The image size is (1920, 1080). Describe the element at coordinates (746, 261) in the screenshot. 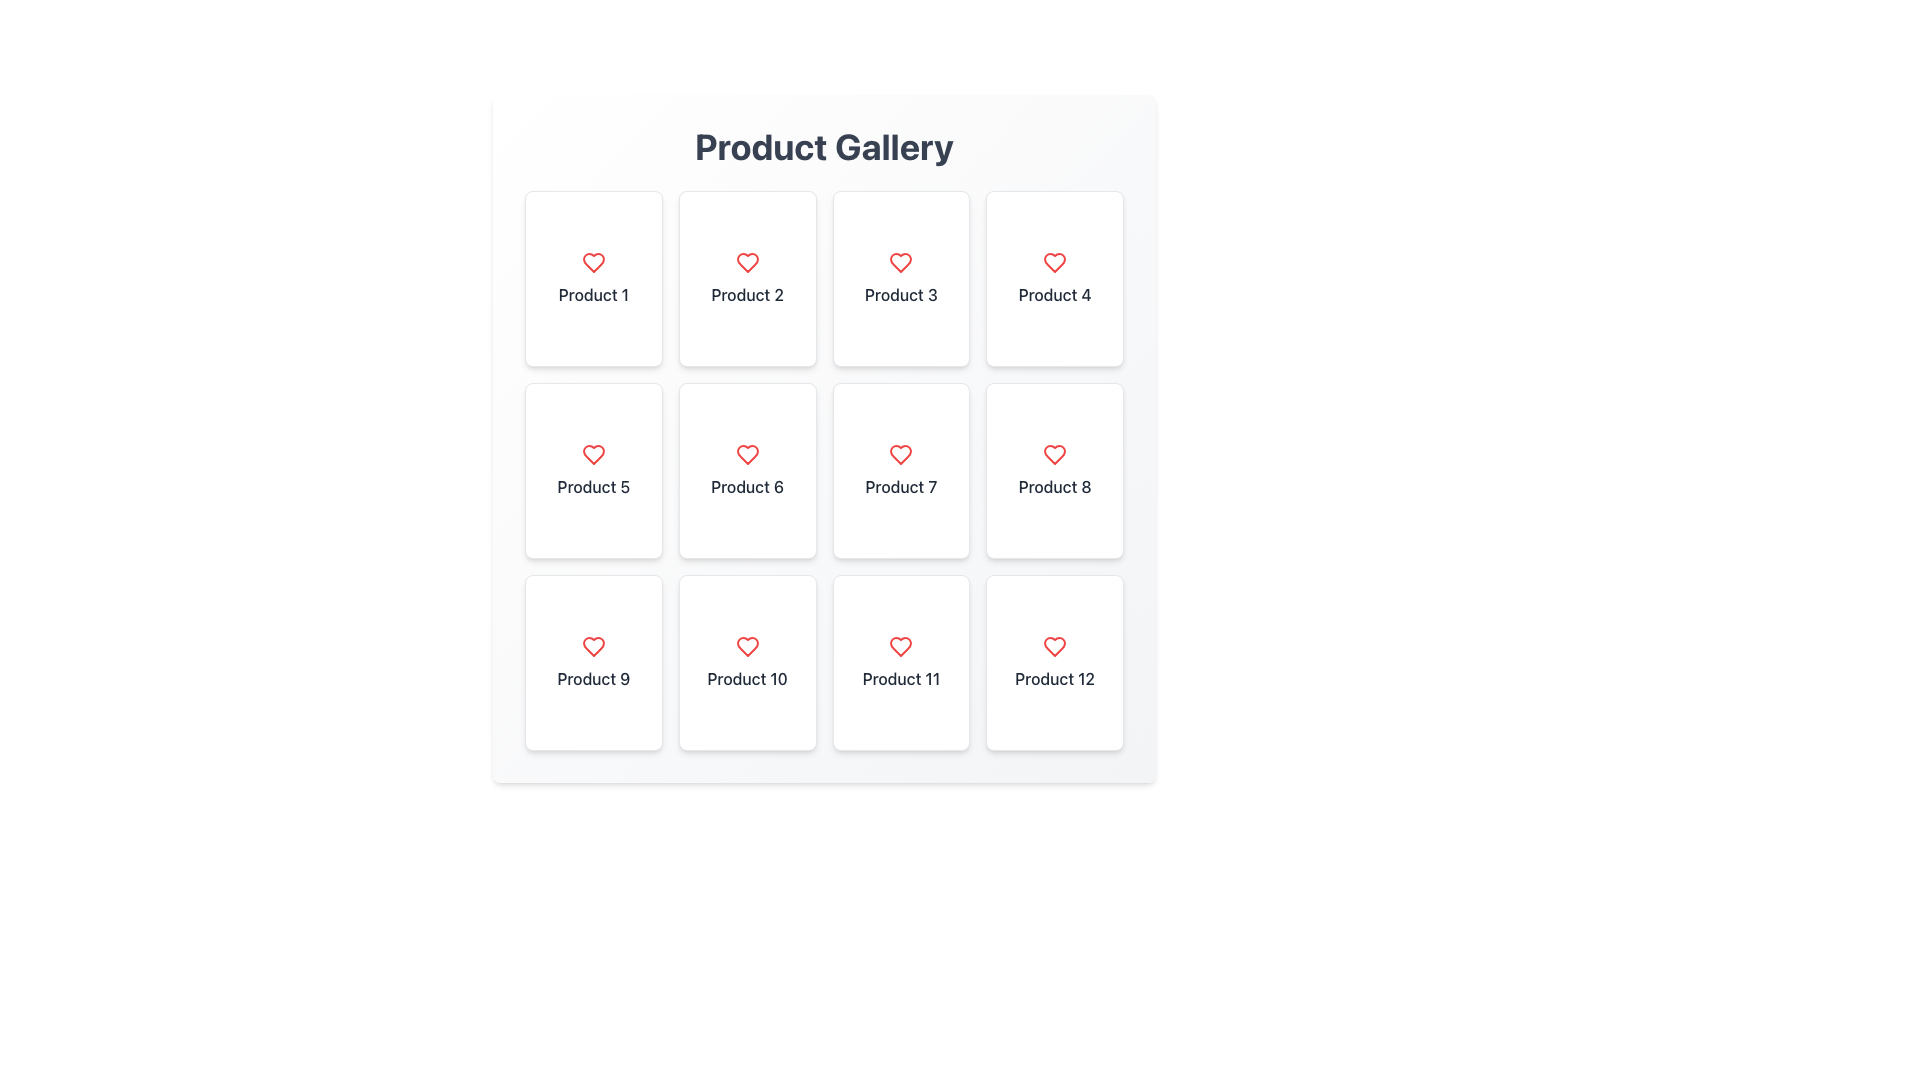

I see `the heart icon located within the card representing 'Product 2'` at that location.